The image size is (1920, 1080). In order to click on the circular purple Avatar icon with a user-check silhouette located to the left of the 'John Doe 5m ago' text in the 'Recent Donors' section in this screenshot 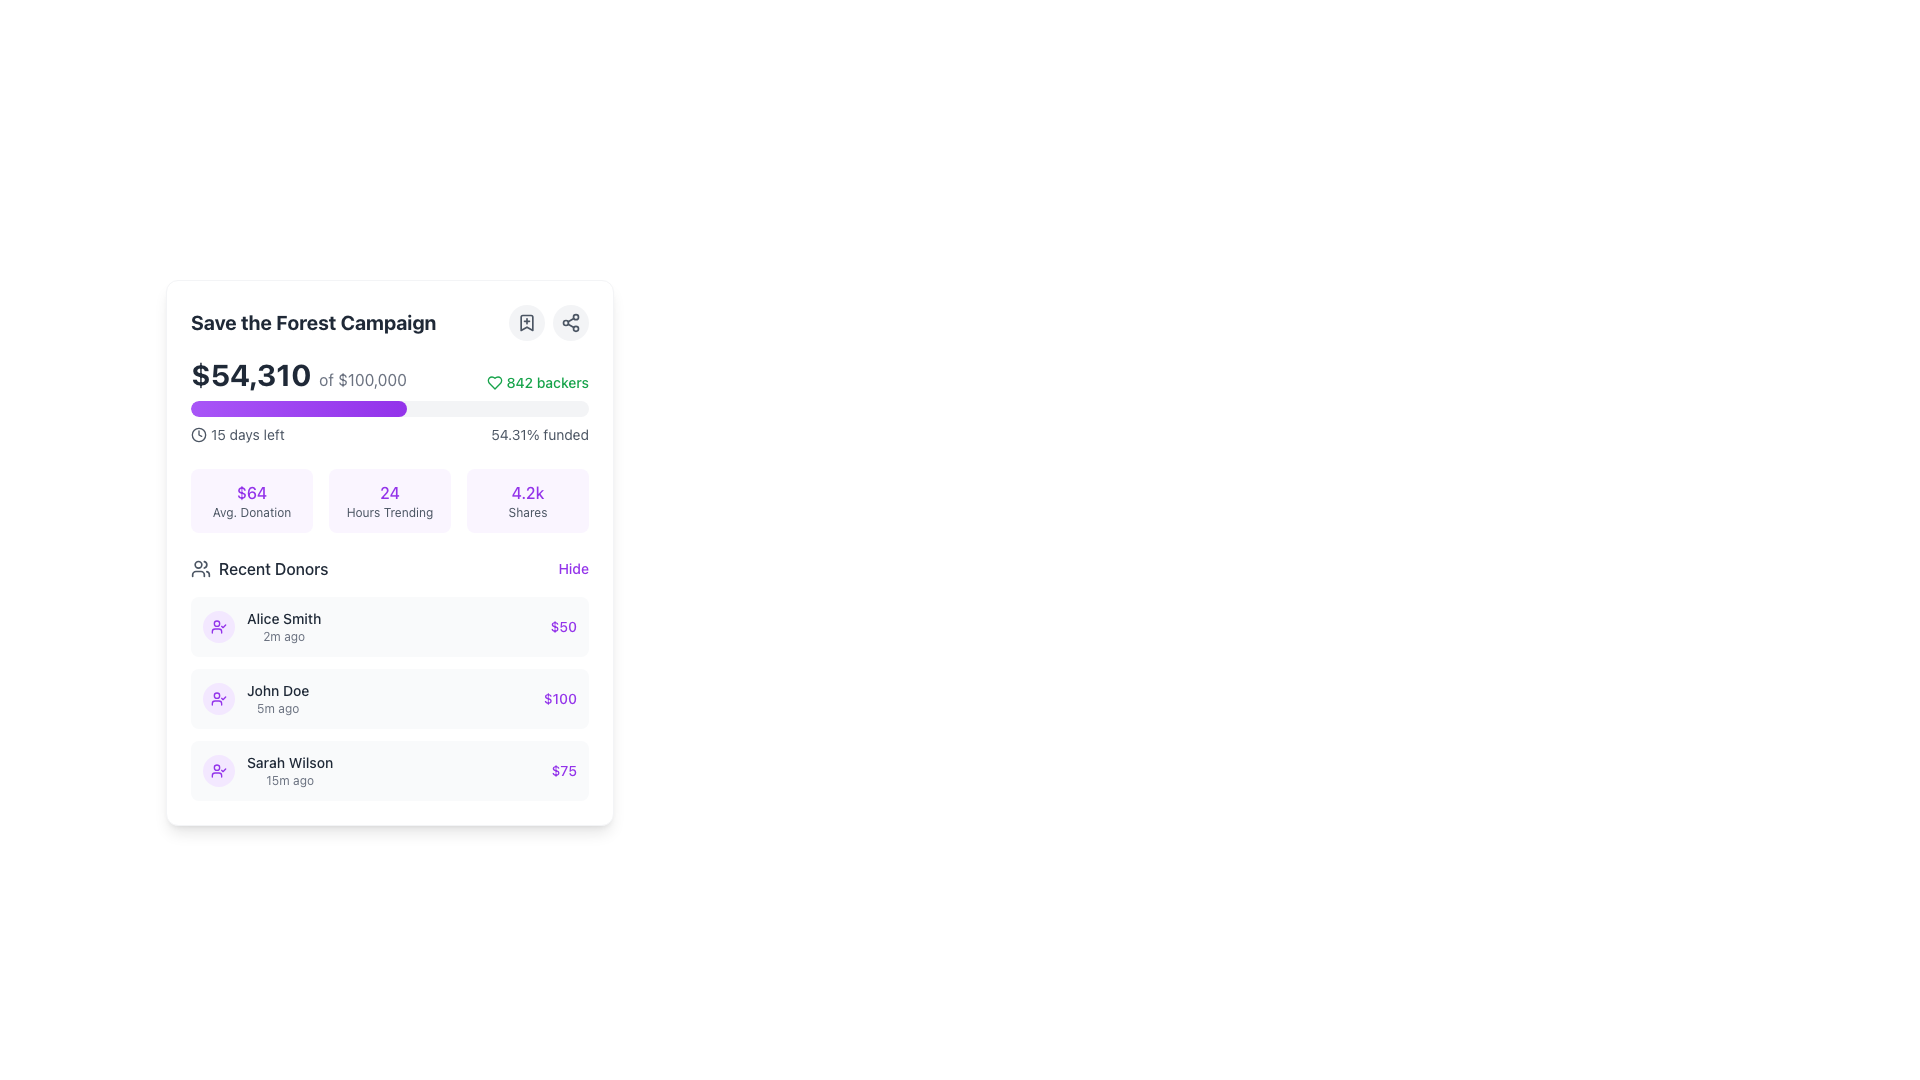, I will do `click(219, 697)`.